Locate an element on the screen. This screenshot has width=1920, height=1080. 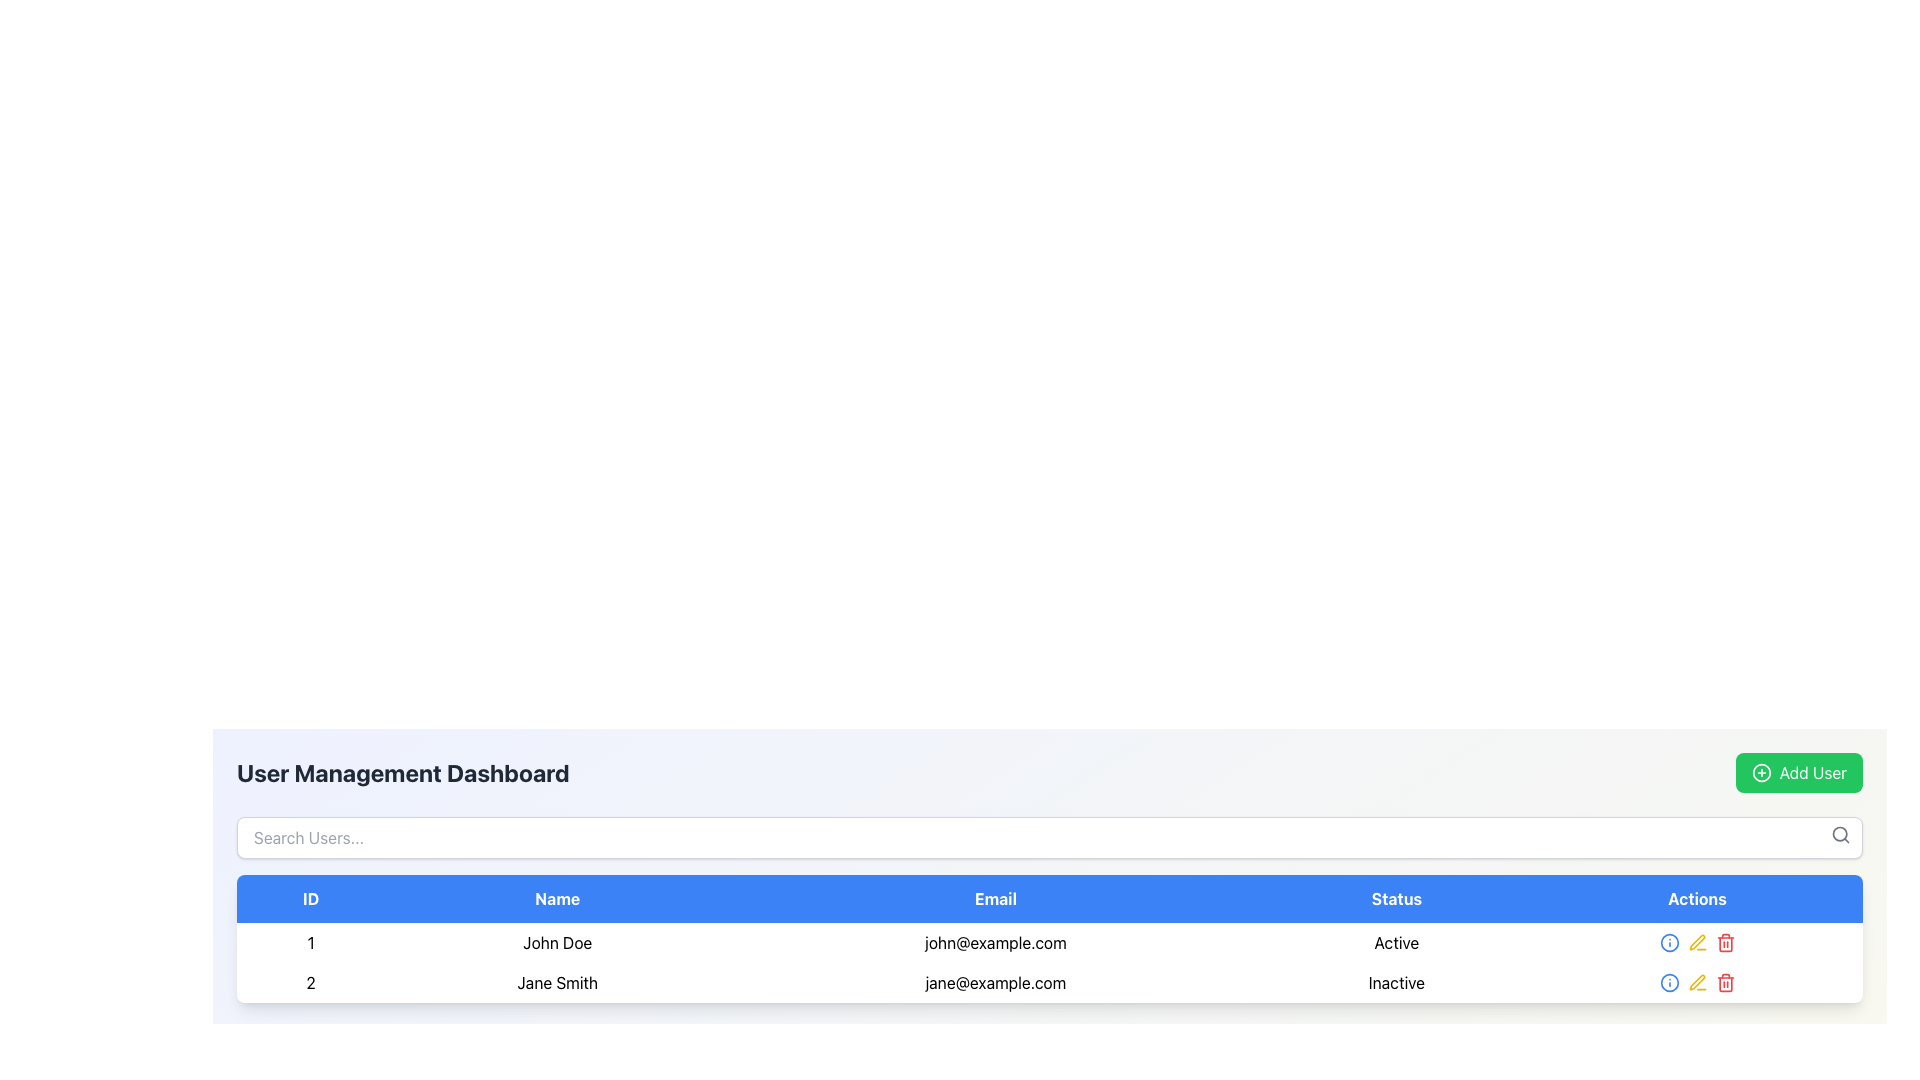
the status indicator text label for the user 'Jane Smith', which signifies that the user's account is inactive, located in the 'Status' column of the user management table is located at coordinates (1395, 982).